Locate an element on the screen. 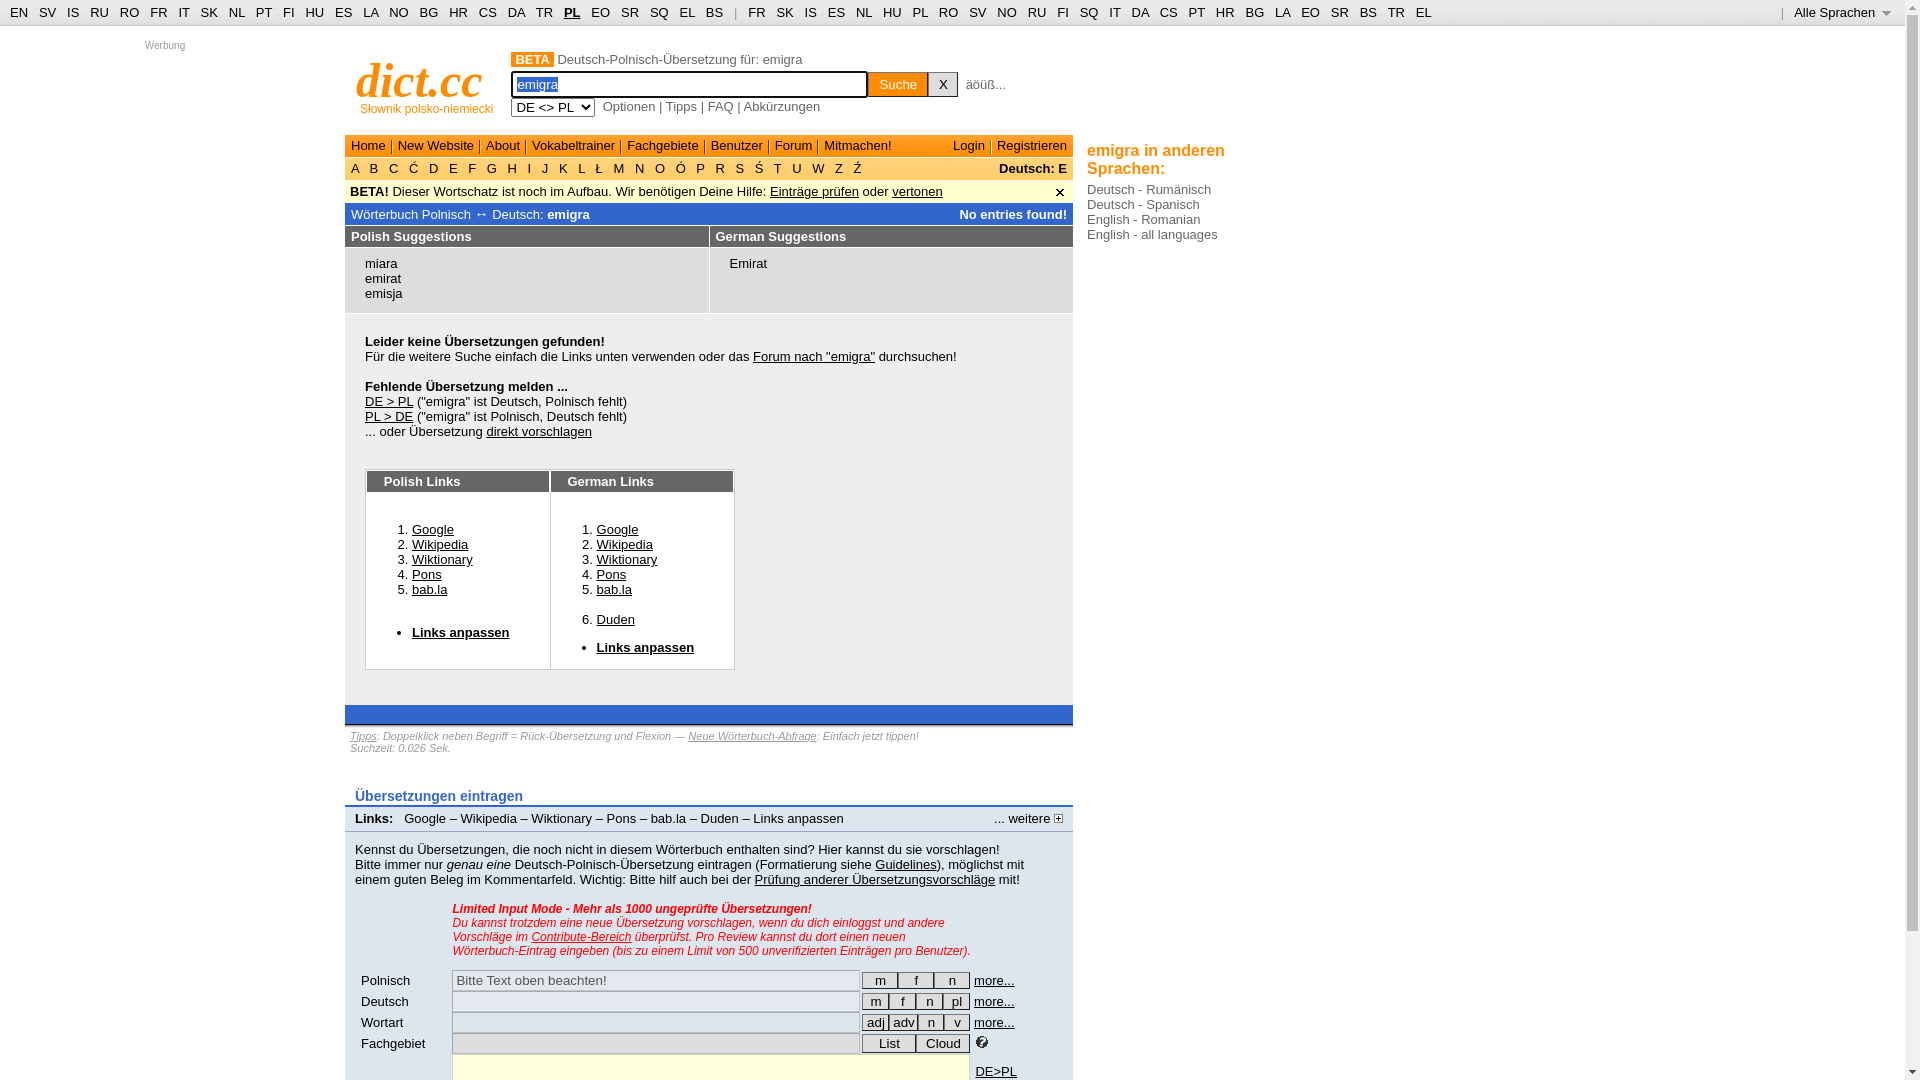 The image size is (1920, 1080). 'SV' is located at coordinates (977, 12).